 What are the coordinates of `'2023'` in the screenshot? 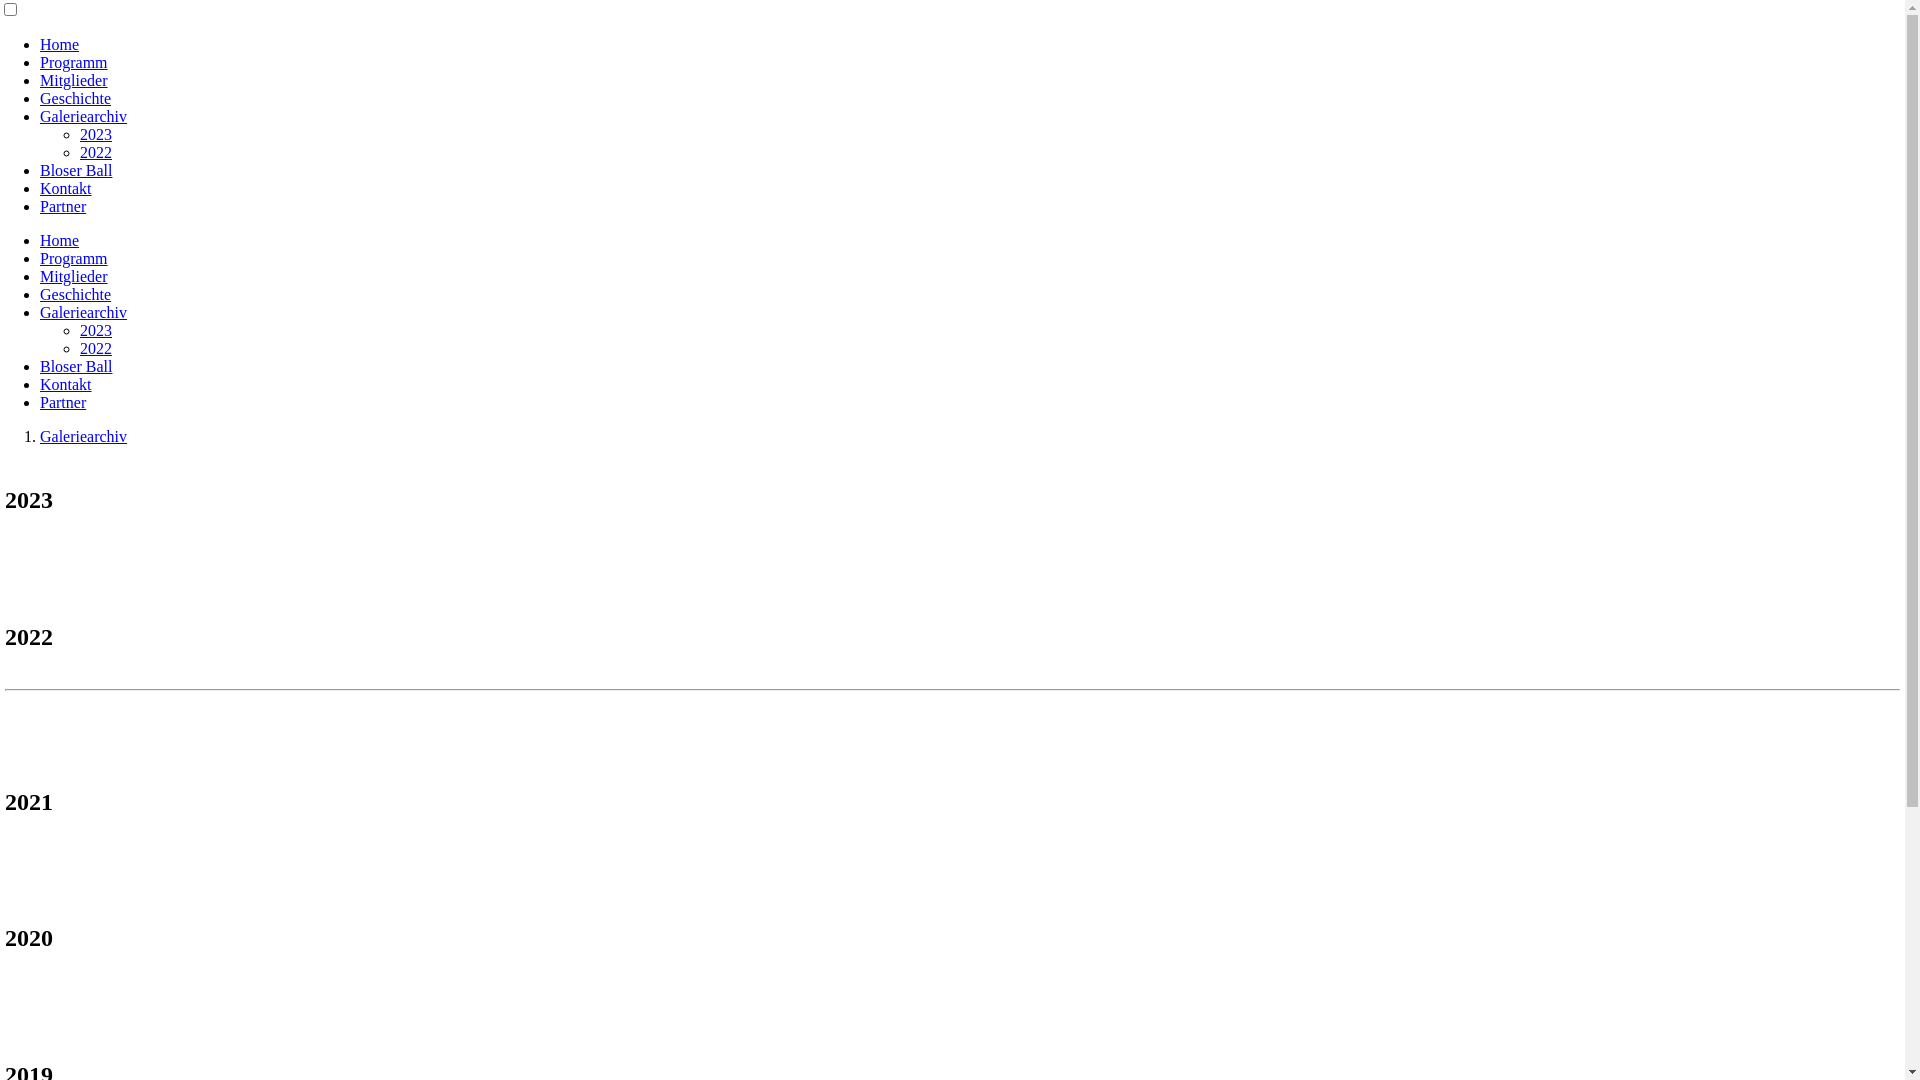 It's located at (80, 329).